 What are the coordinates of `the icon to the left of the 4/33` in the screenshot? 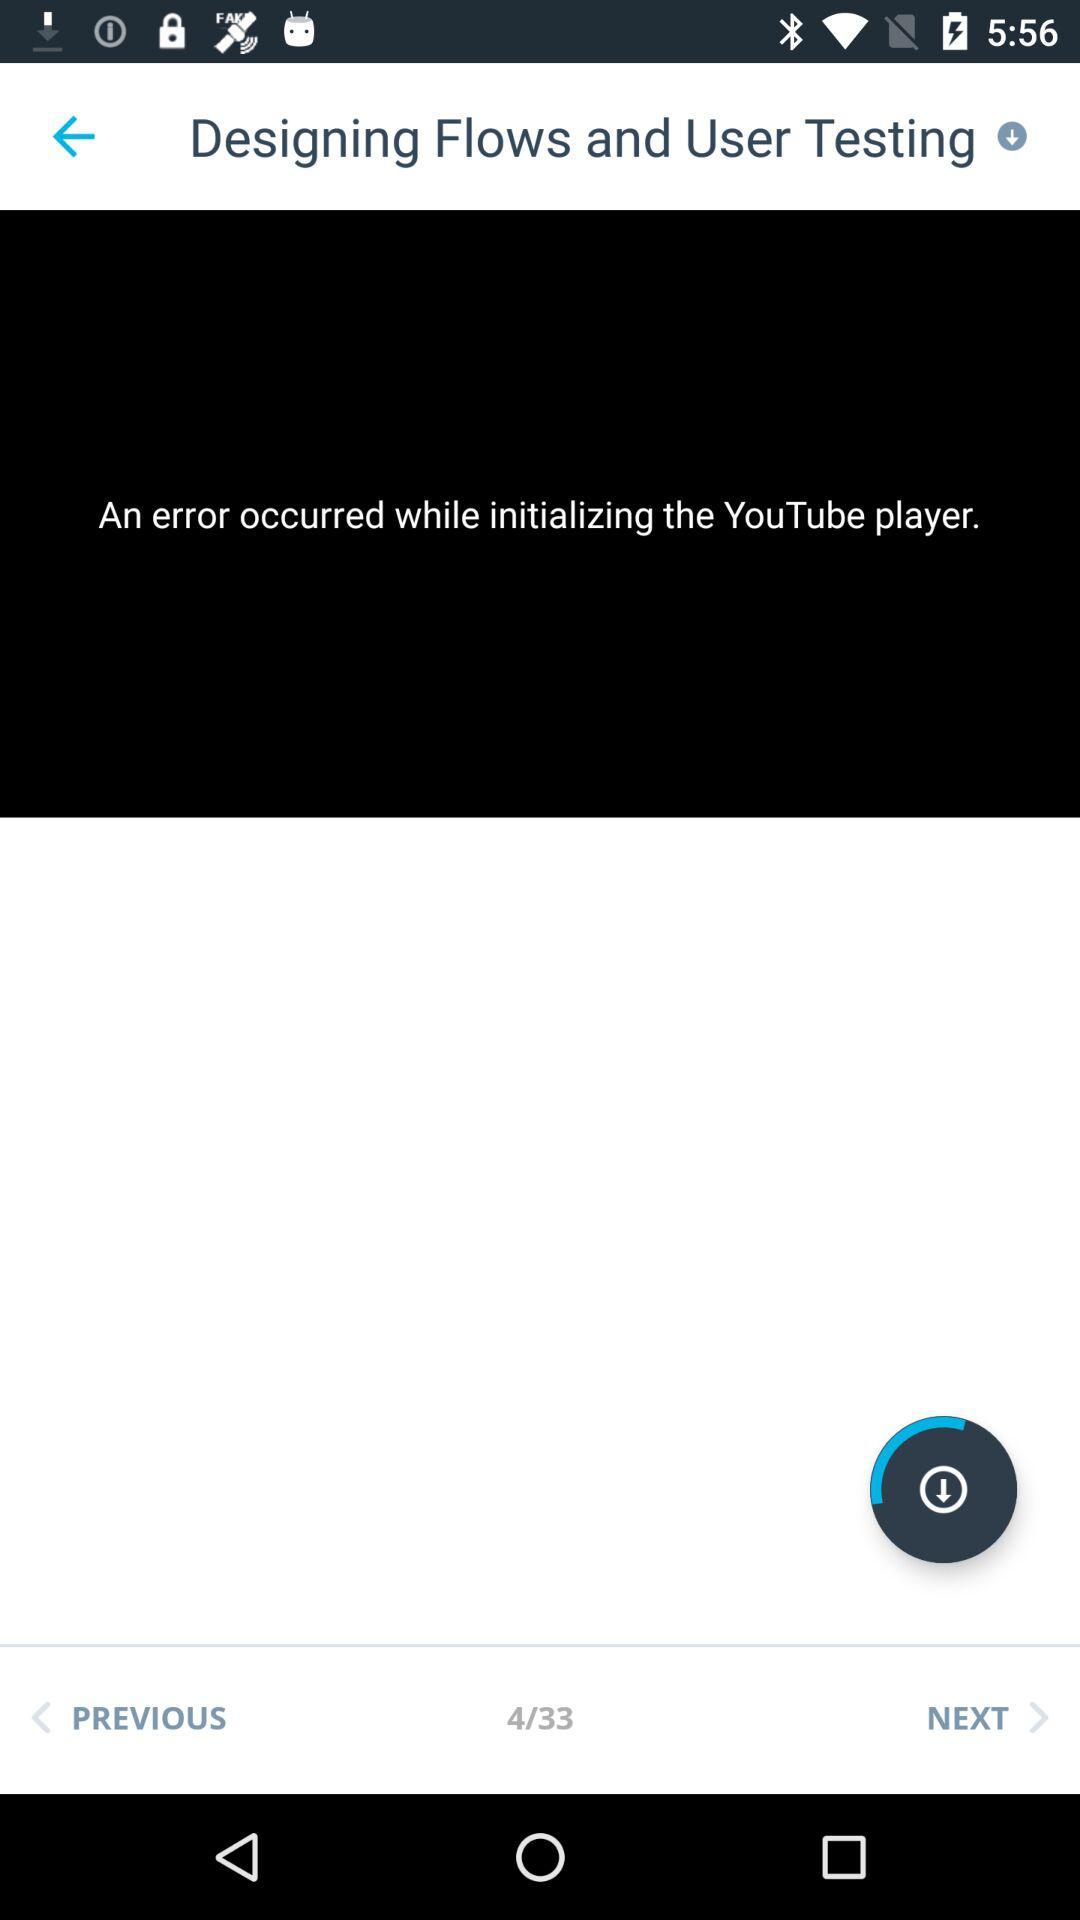 It's located at (128, 1716).